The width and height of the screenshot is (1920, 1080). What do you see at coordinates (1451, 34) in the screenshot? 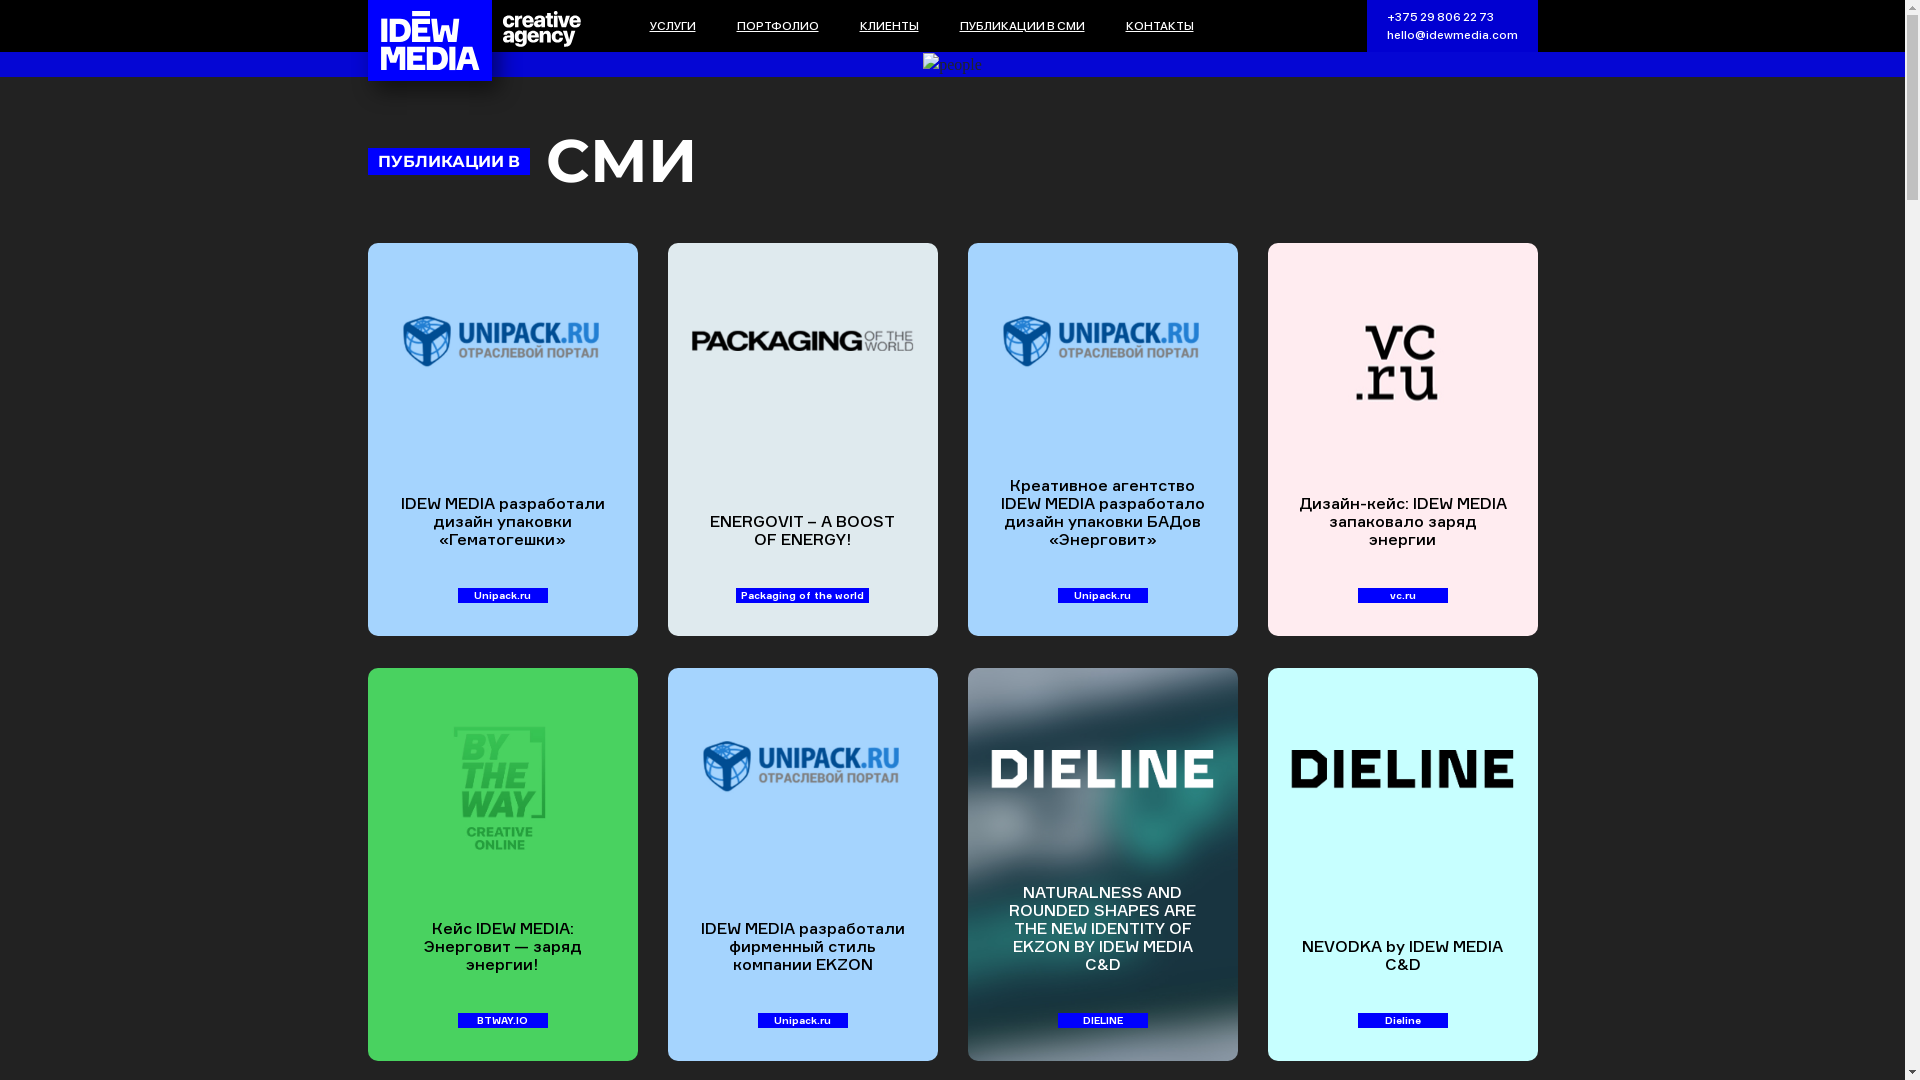
I see `'hello@idewmedia.com'` at bounding box center [1451, 34].